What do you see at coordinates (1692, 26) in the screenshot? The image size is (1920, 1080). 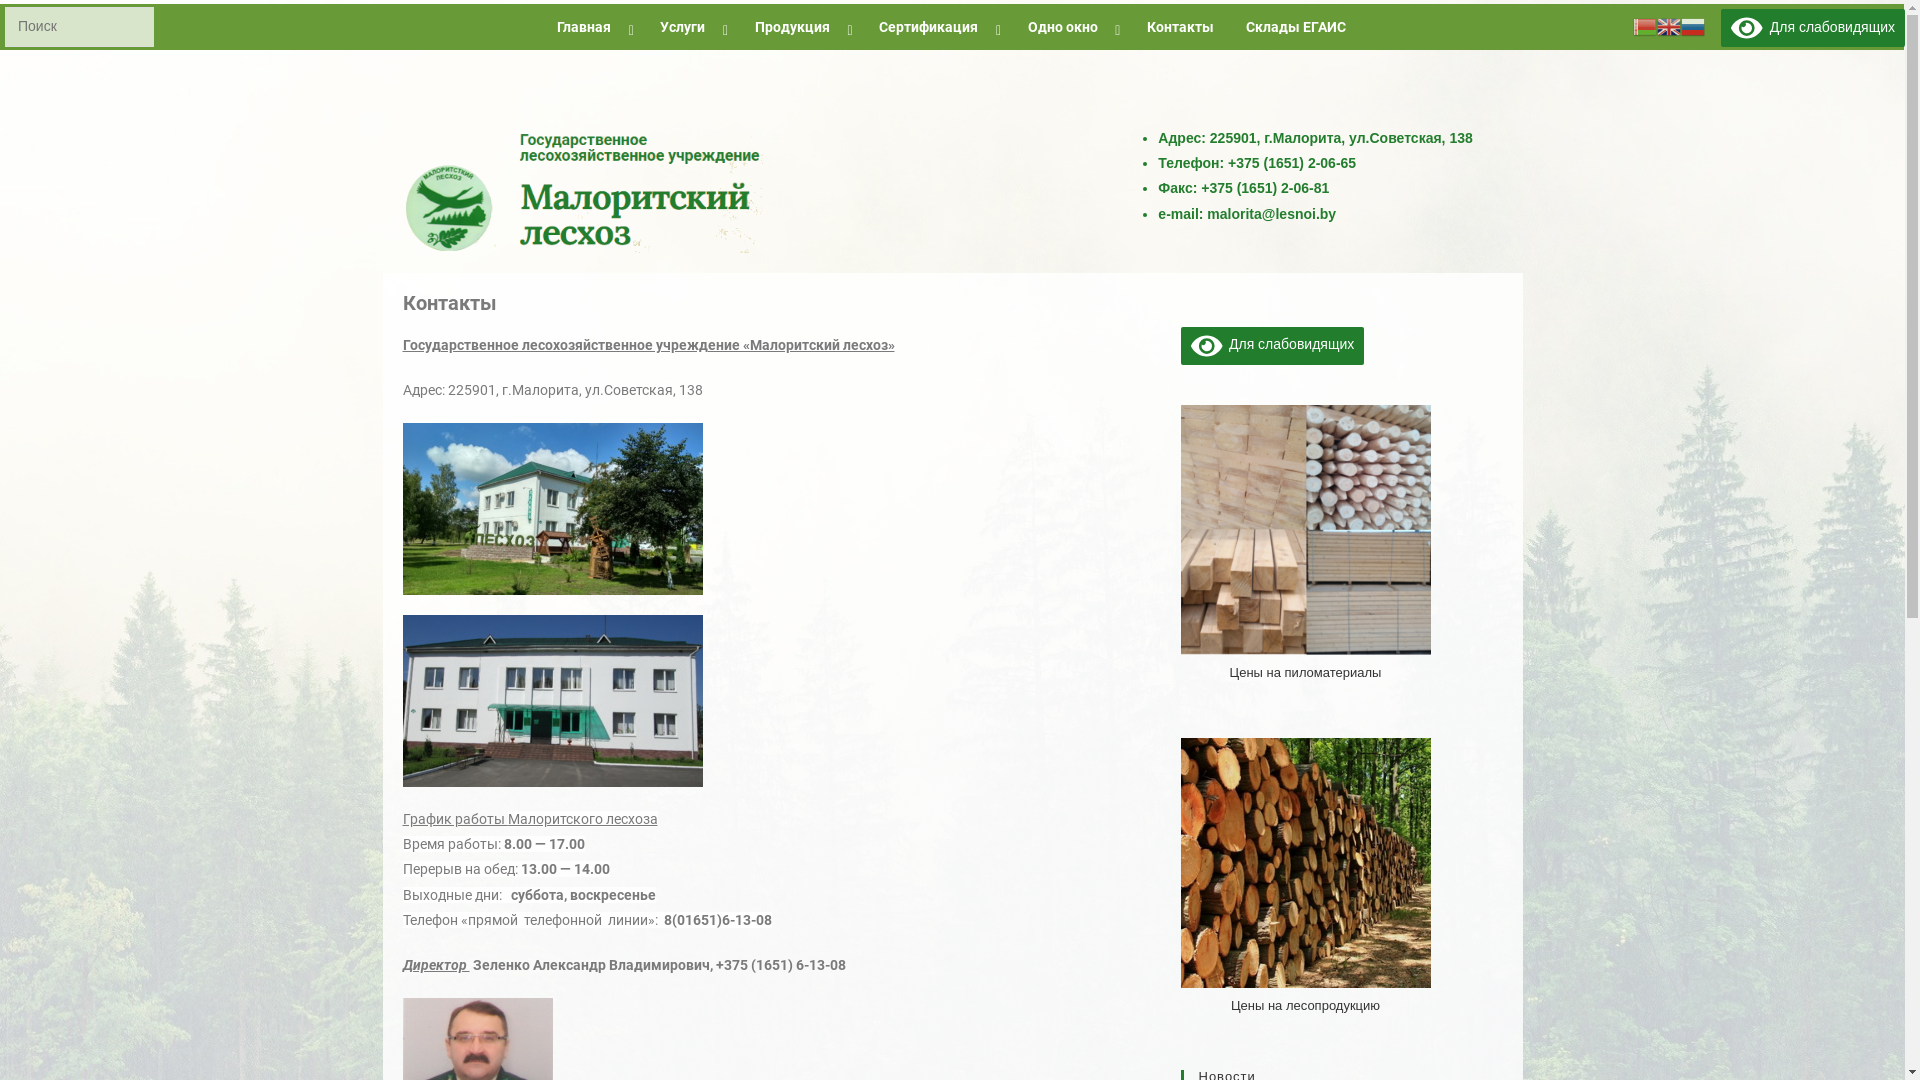 I see `'Russian'` at bounding box center [1692, 26].